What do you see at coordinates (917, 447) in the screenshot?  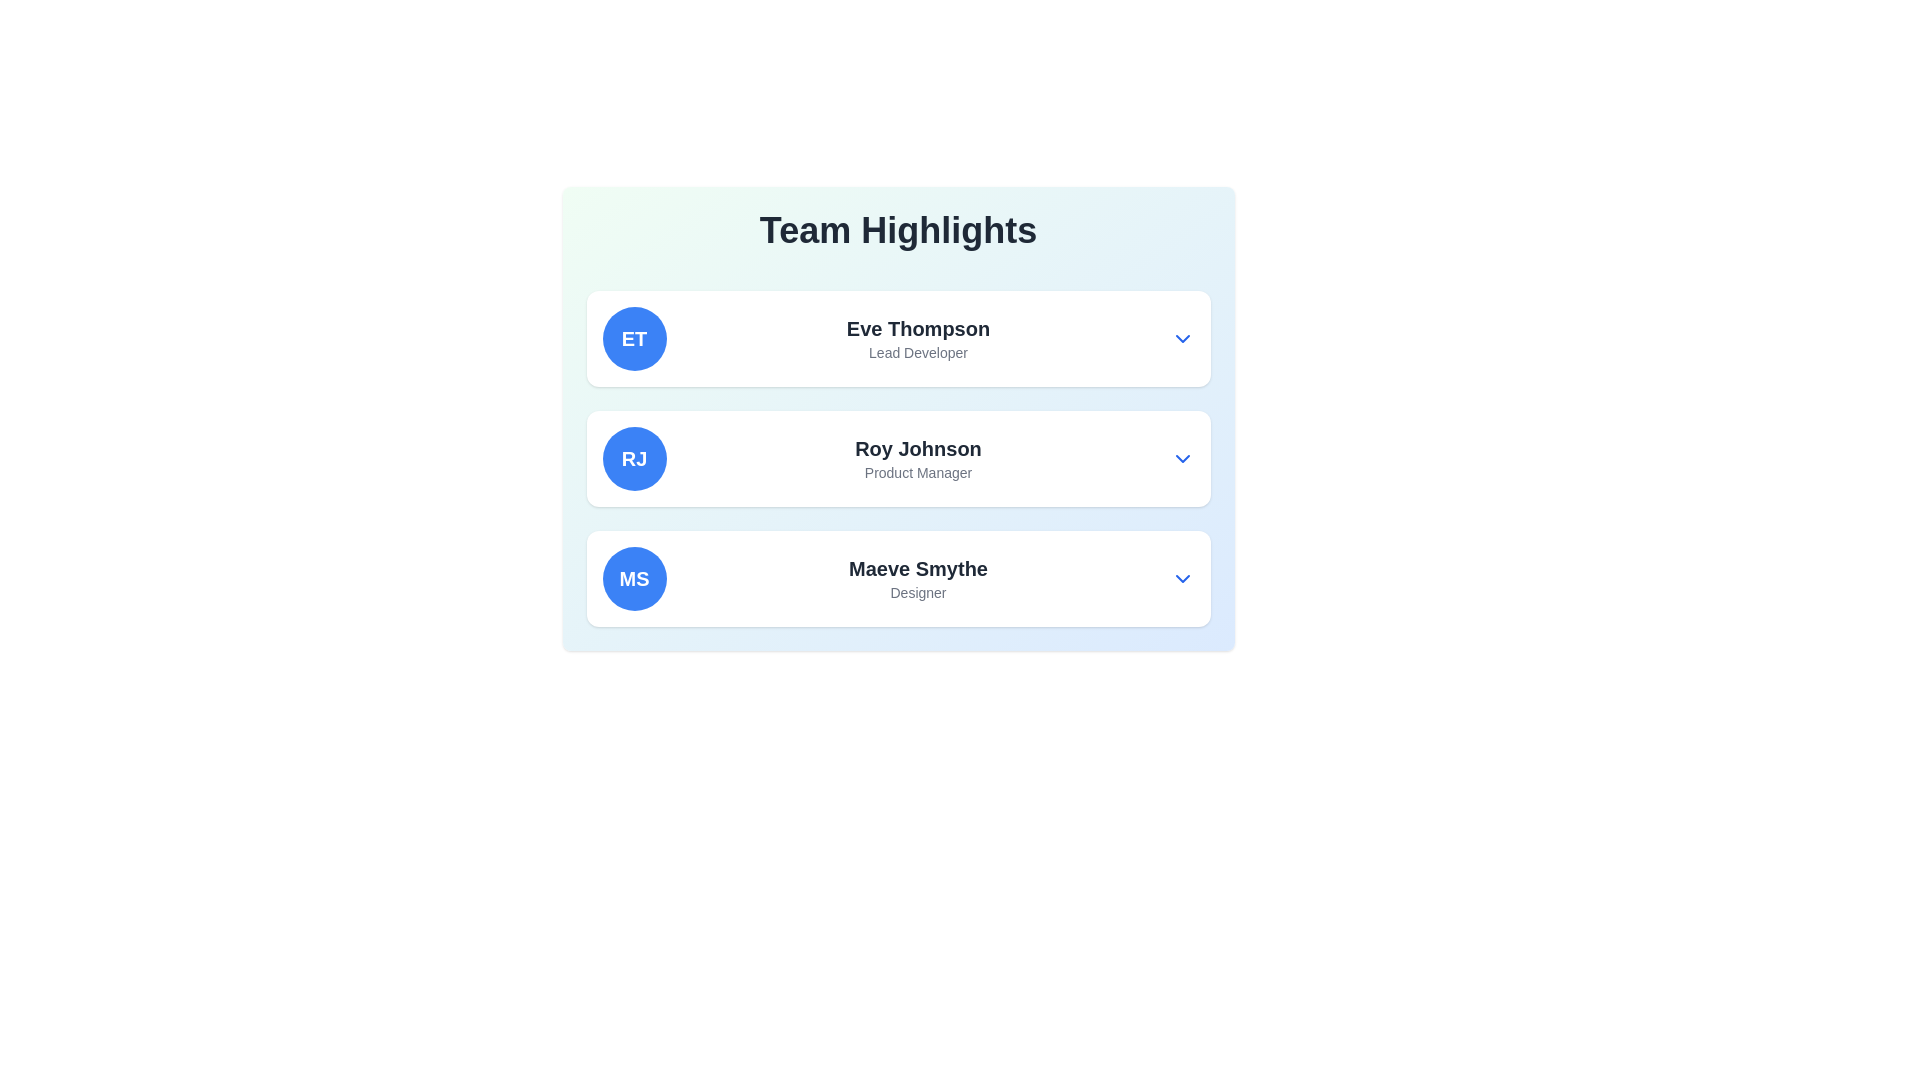 I see `the text label representing the full name of a team member, which is positioned above the 'Product Manager' text in the 'Team Highlights' list` at bounding box center [917, 447].